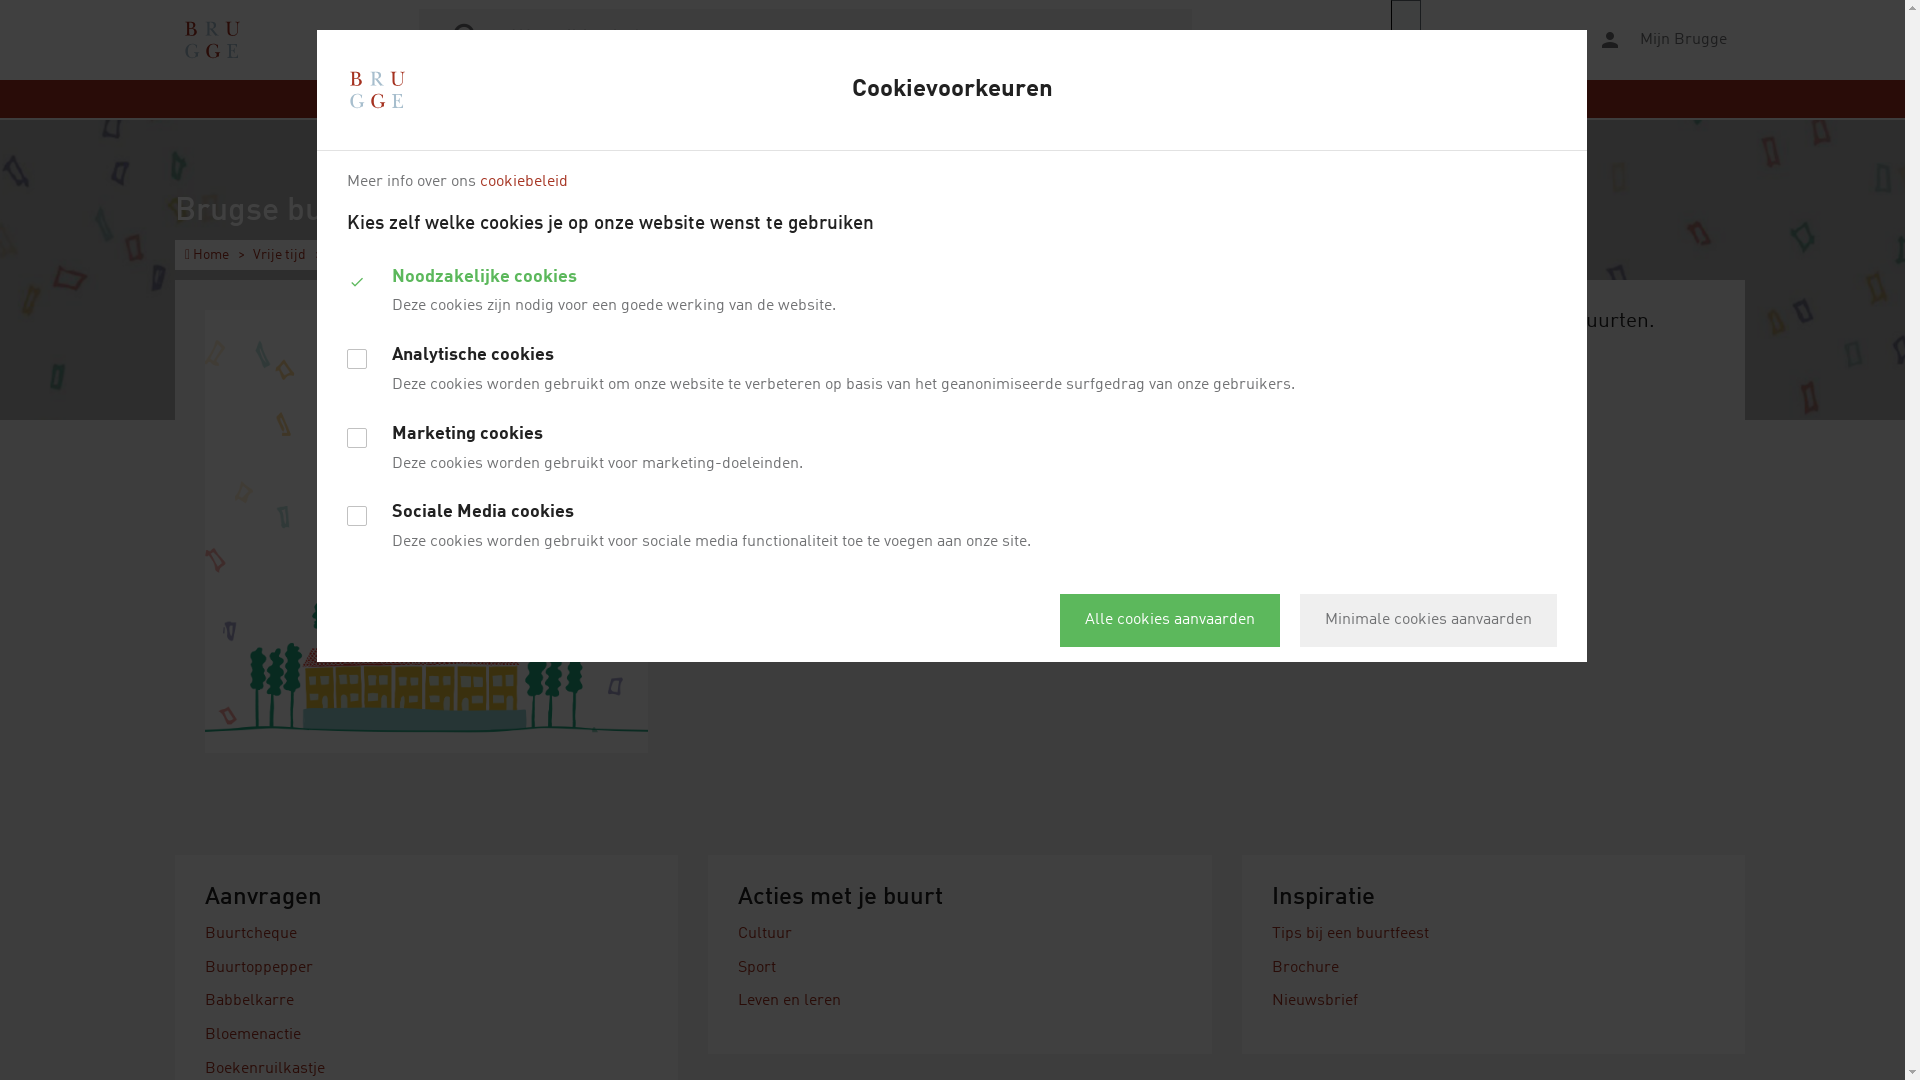 The image size is (1920, 1080). Describe the element at coordinates (1059, 619) in the screenshot. I see `'Alle cookies aanvaarden'` at that location.